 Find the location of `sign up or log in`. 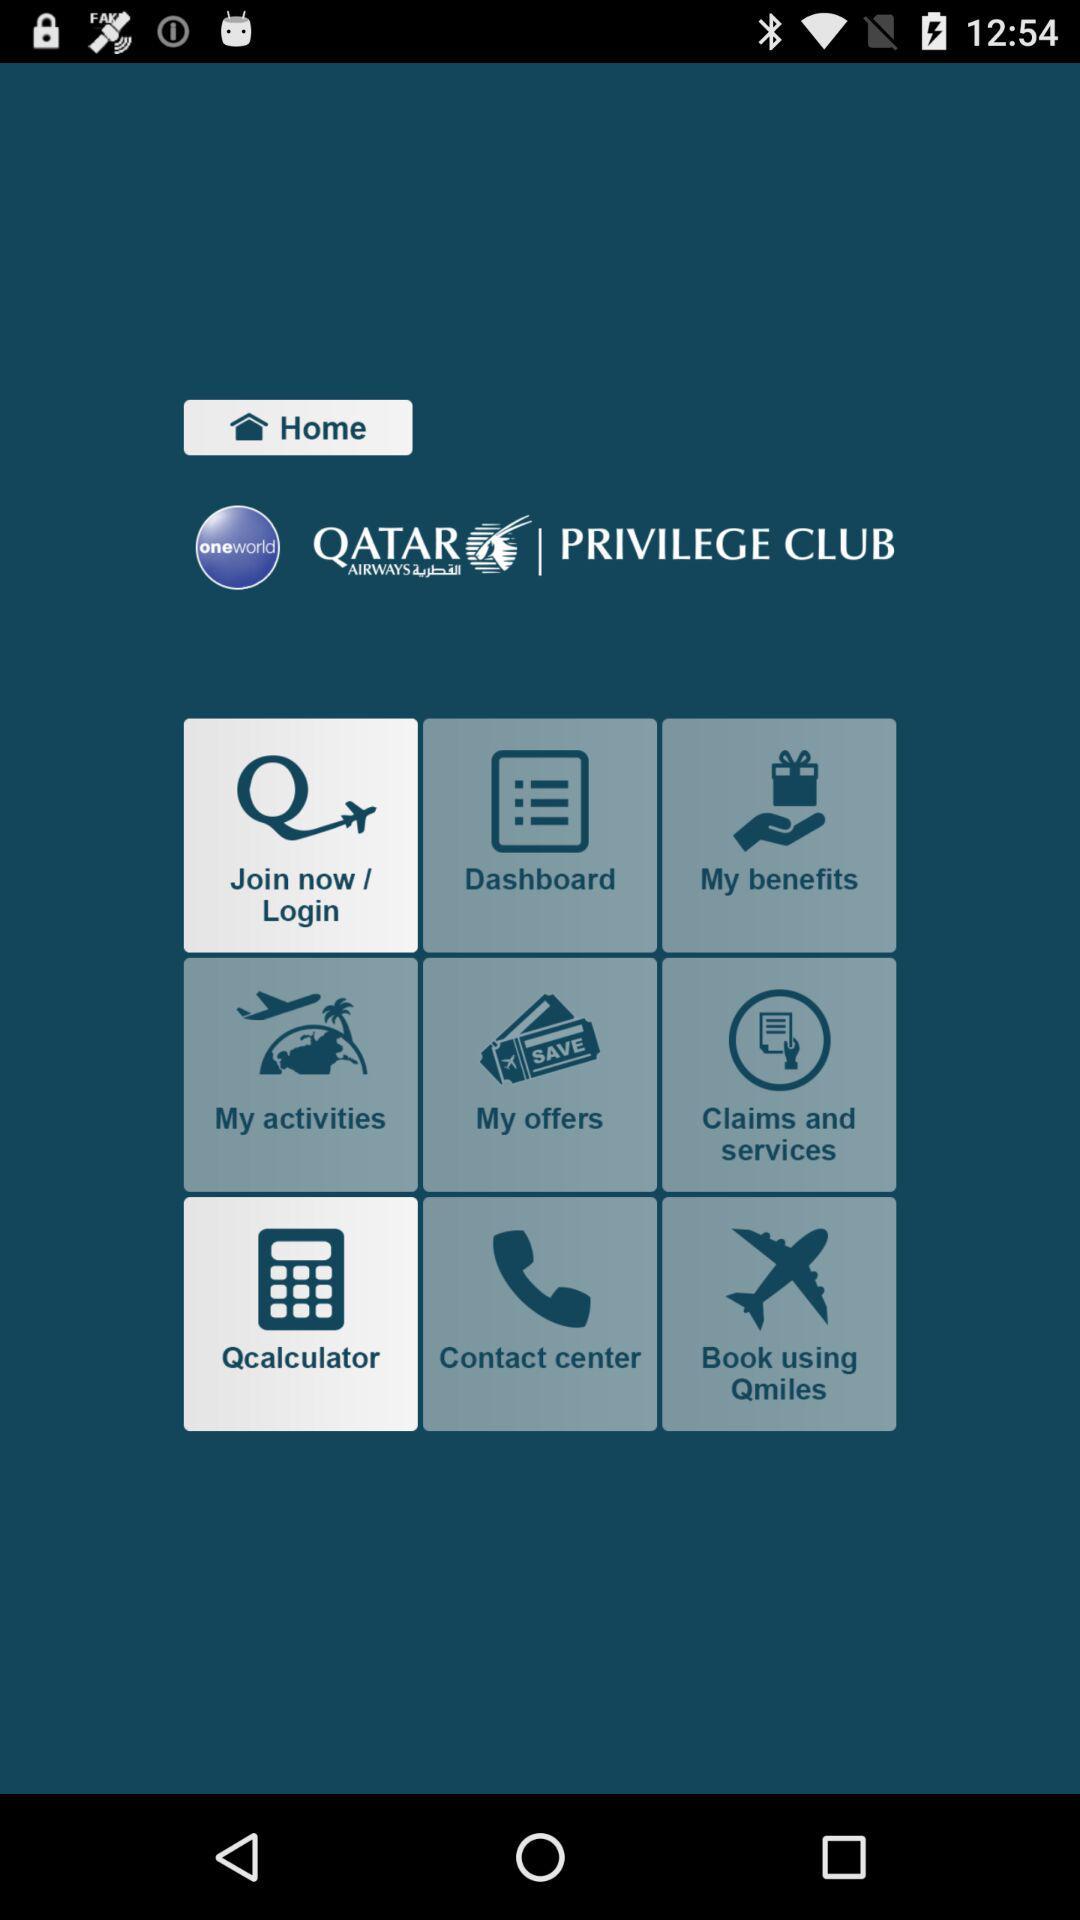

sign up or log in is located at coordinates (300, 835).